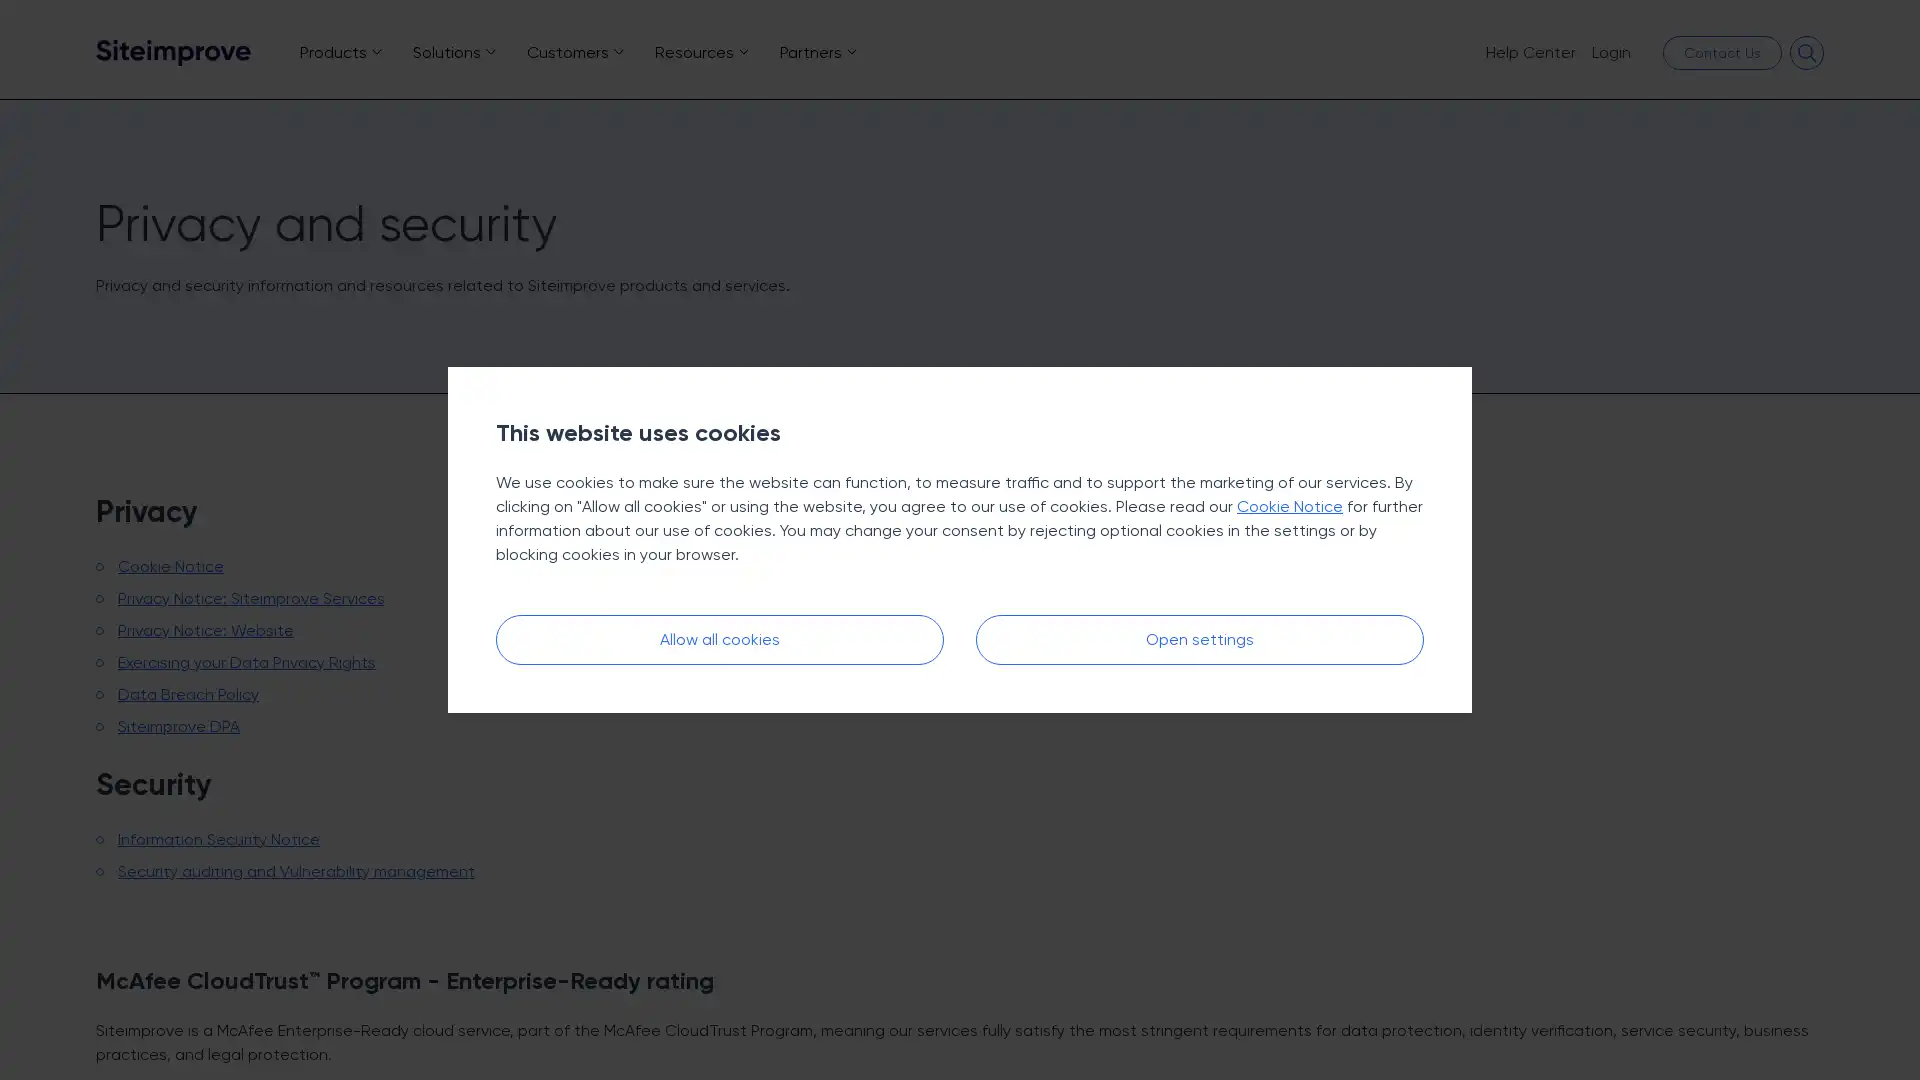  I want to click on Solutions, so click(451, 50).